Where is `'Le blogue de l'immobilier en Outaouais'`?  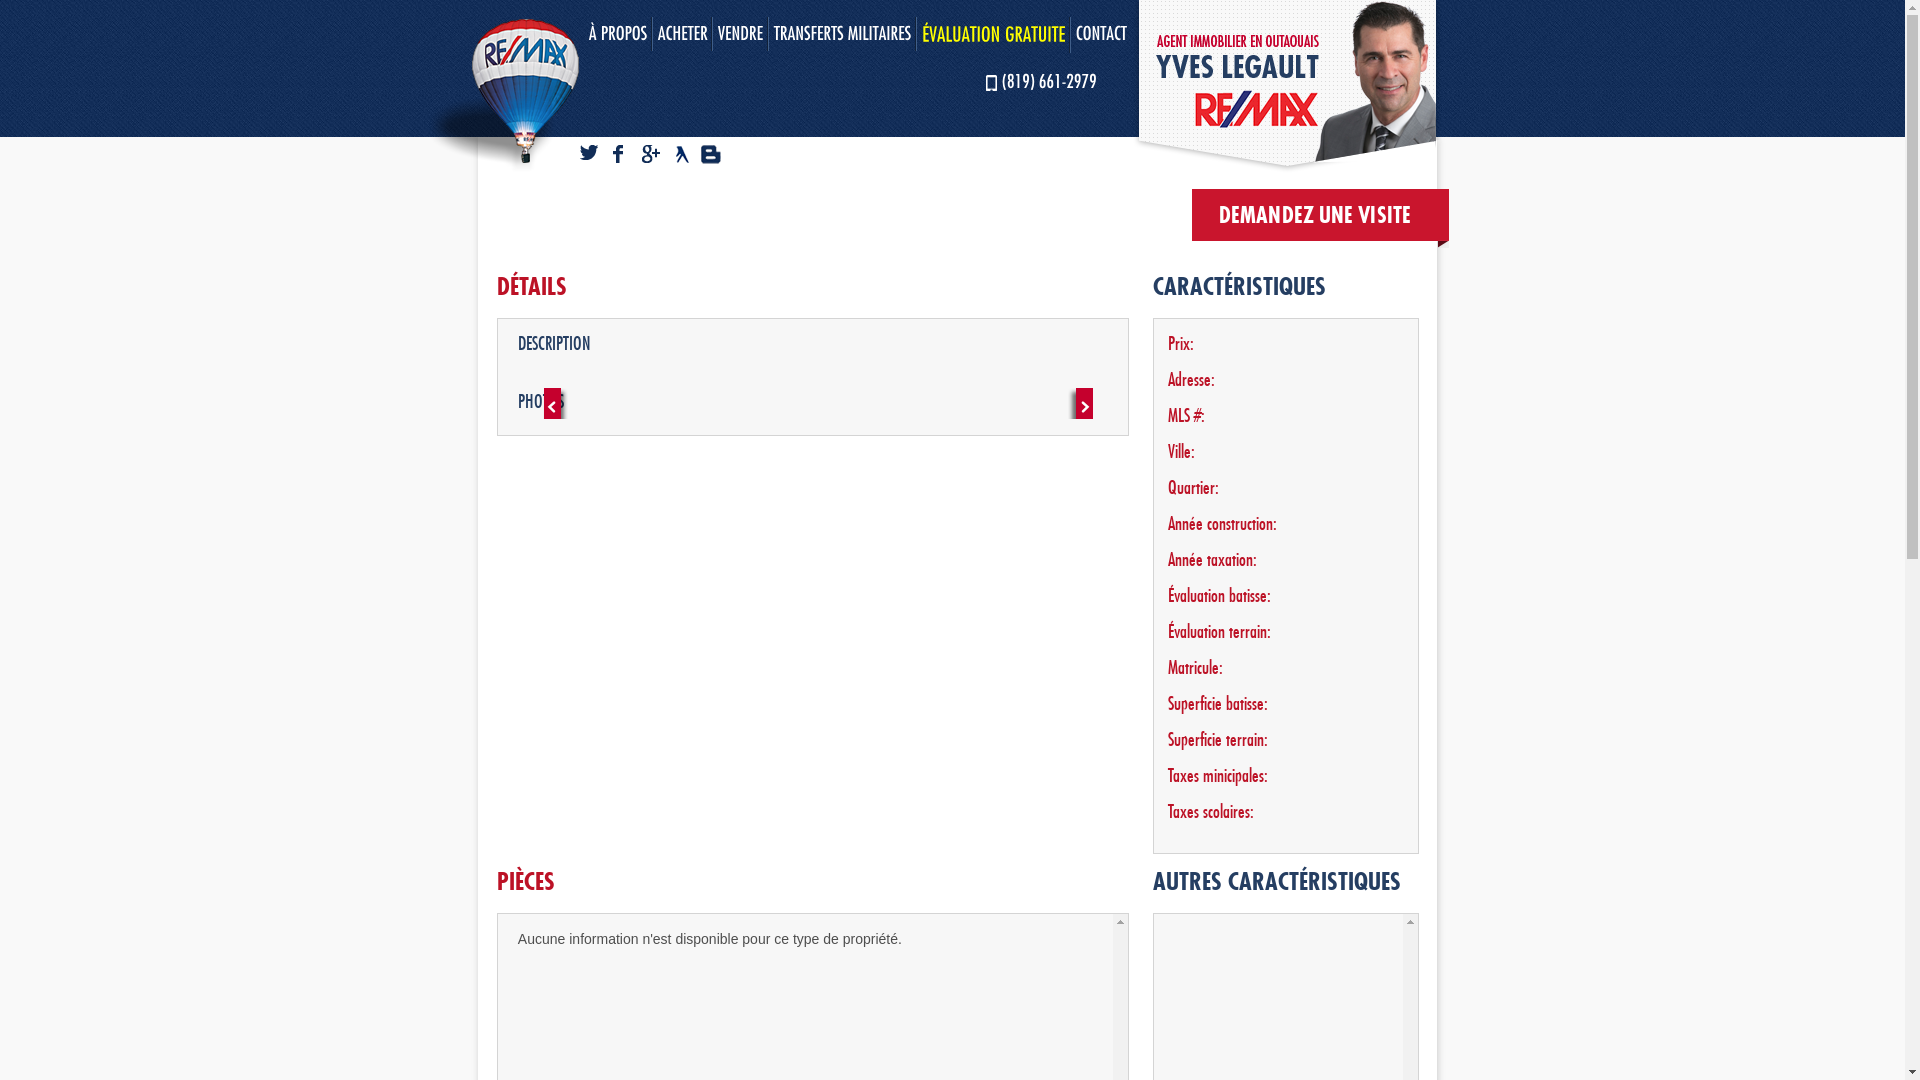 'Le blogue de l'immobilier en Outaouais' is located at coordinates (713, 154).